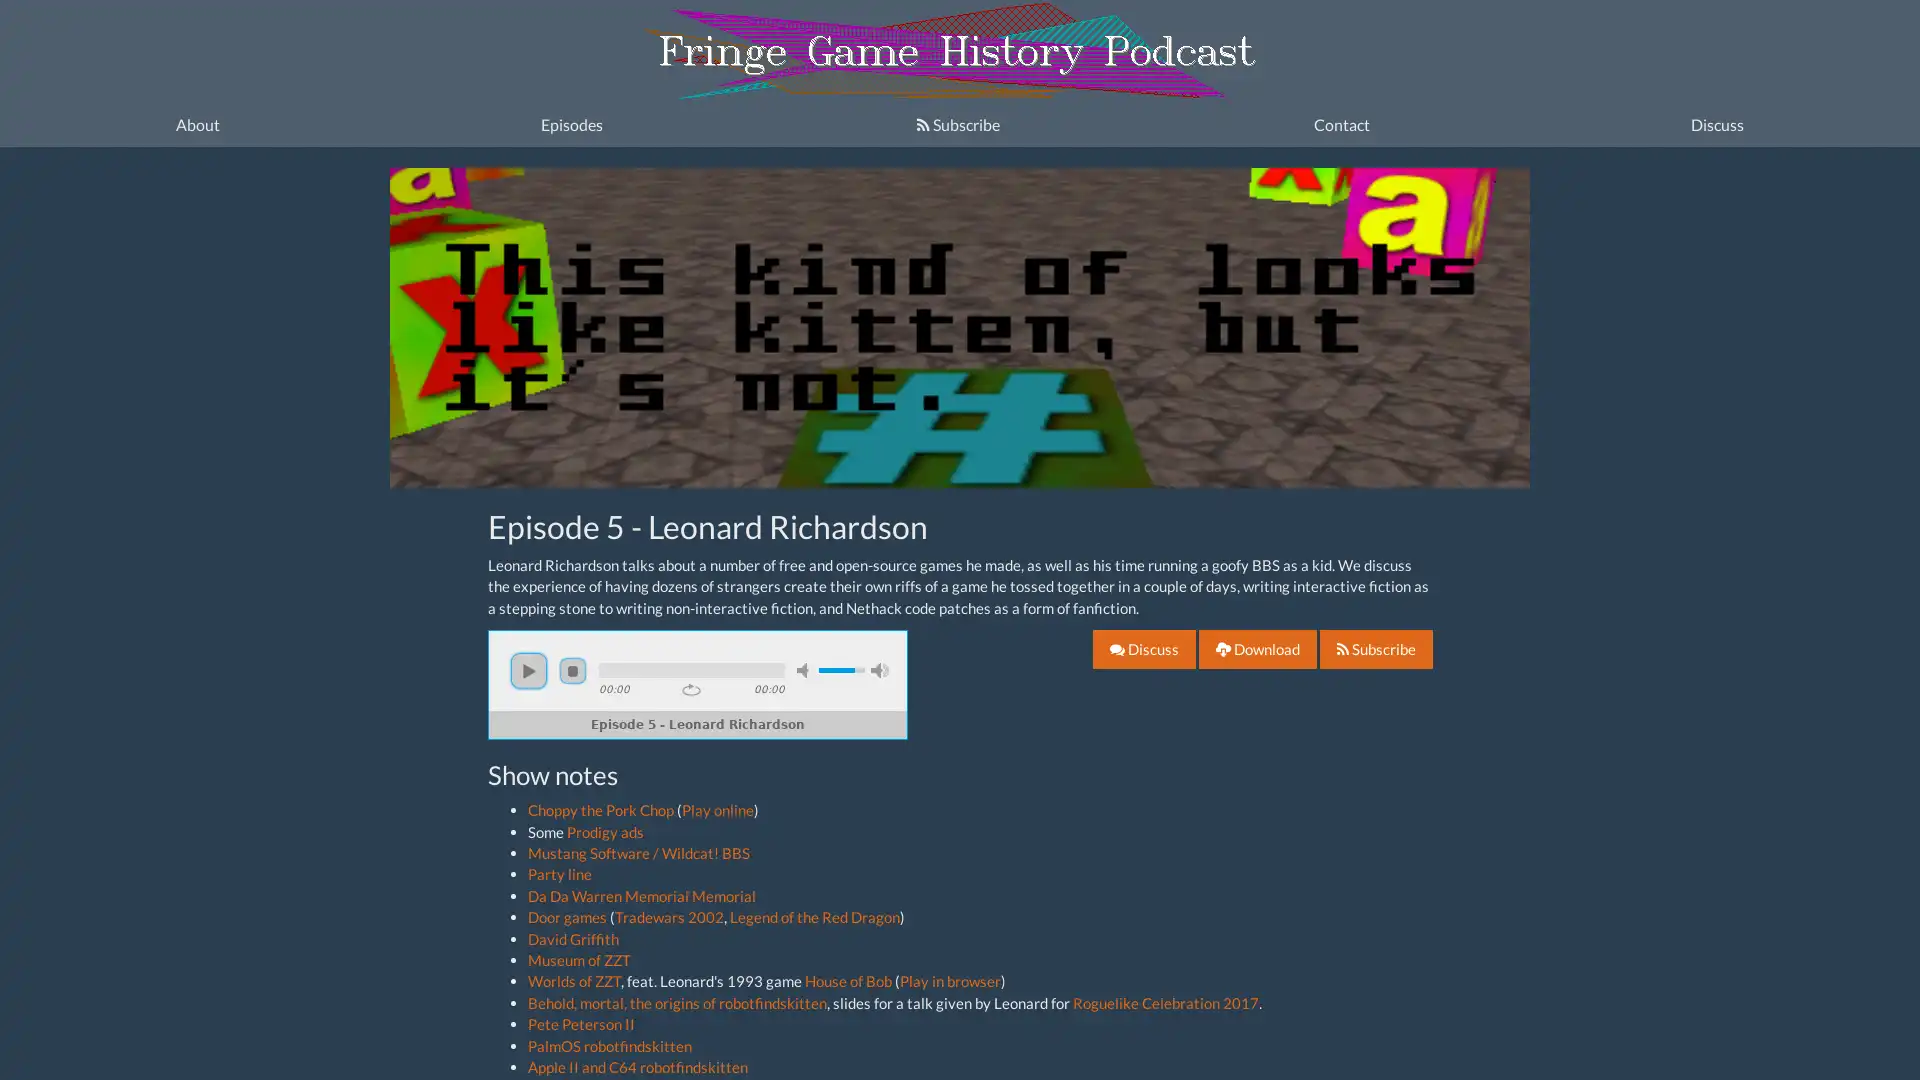  I want to click on max volume, so click(878, 669).